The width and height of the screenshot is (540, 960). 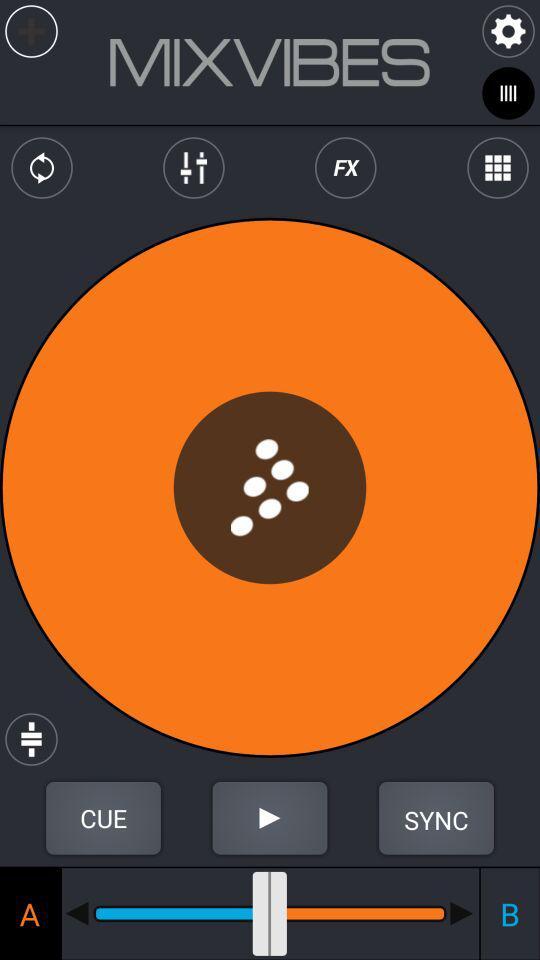 What do you see at coordinates (344, 167) in the screenshot?
I see `sound effect button` at bounding box center [344, 167].